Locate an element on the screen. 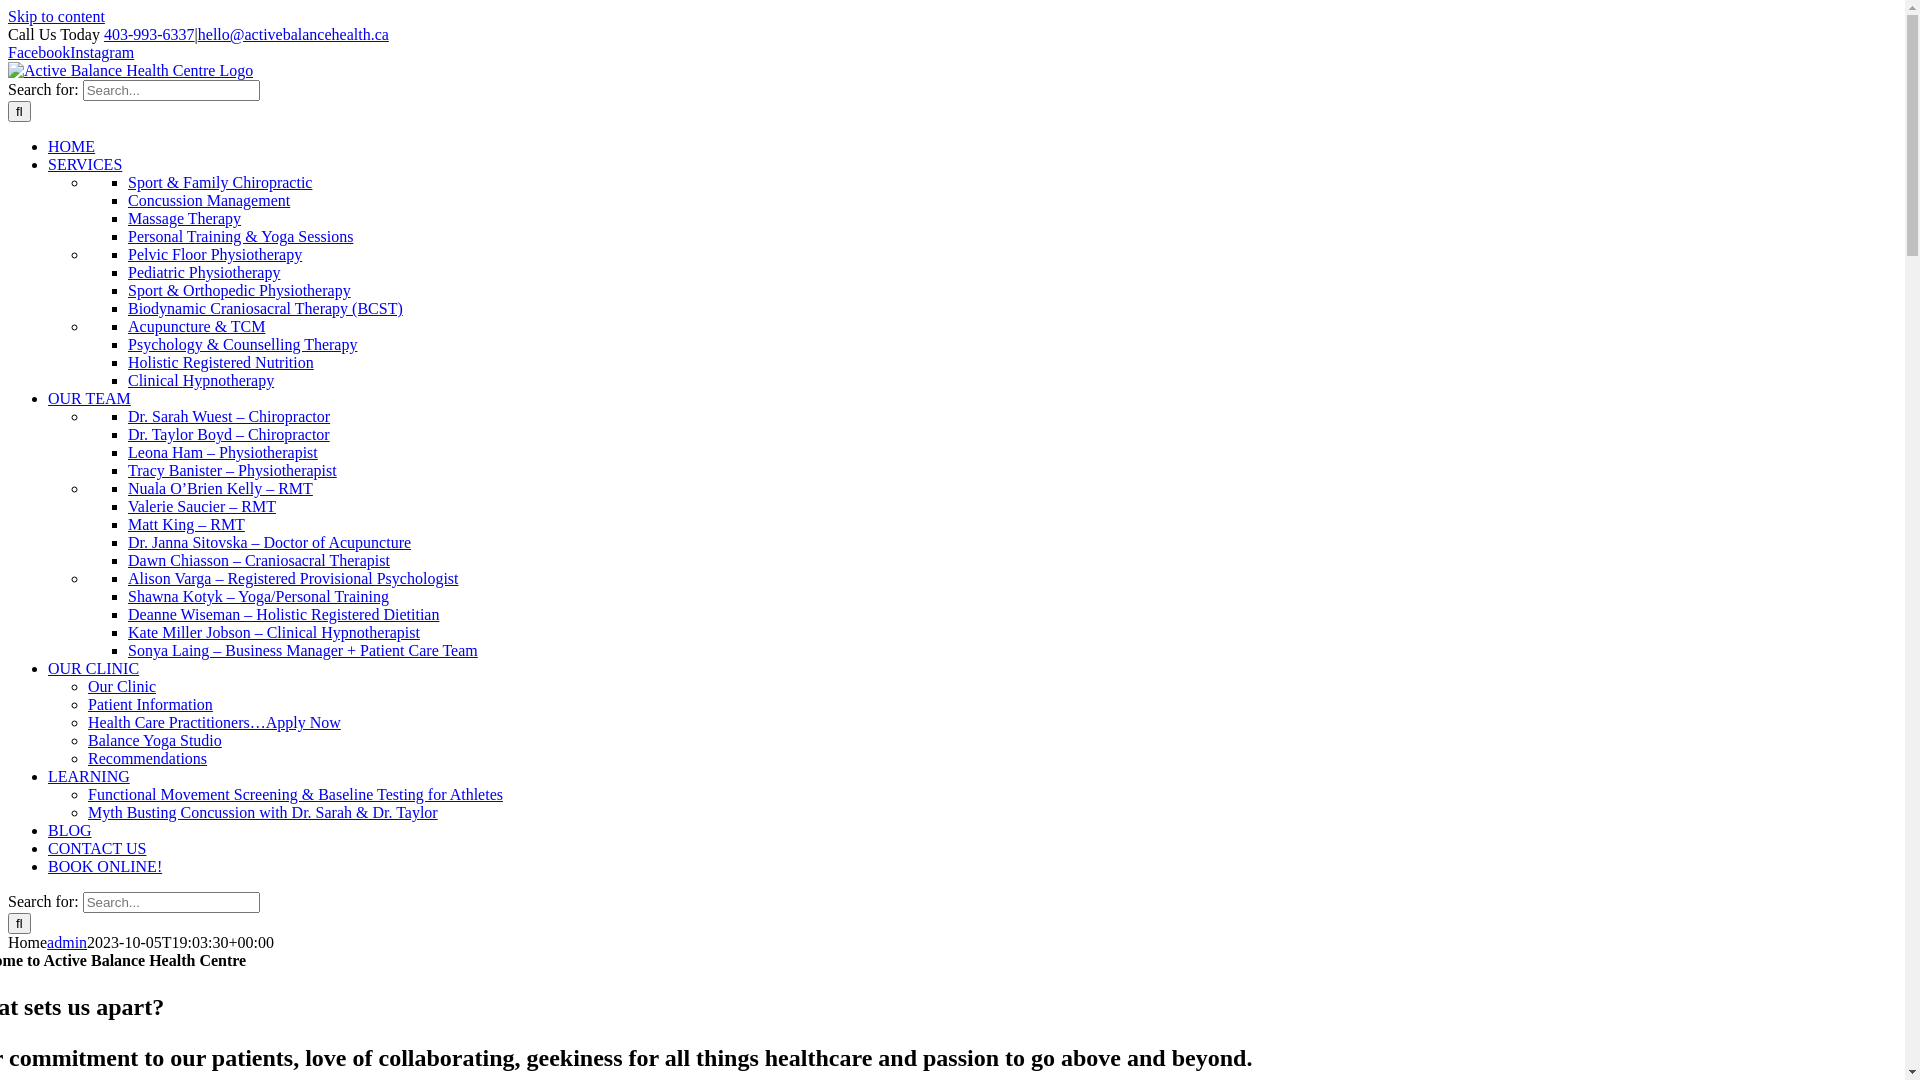 The width and height of the screenshot is (1920, 1080). 'OUR CLINIC' is located at coordinates (92, 668).